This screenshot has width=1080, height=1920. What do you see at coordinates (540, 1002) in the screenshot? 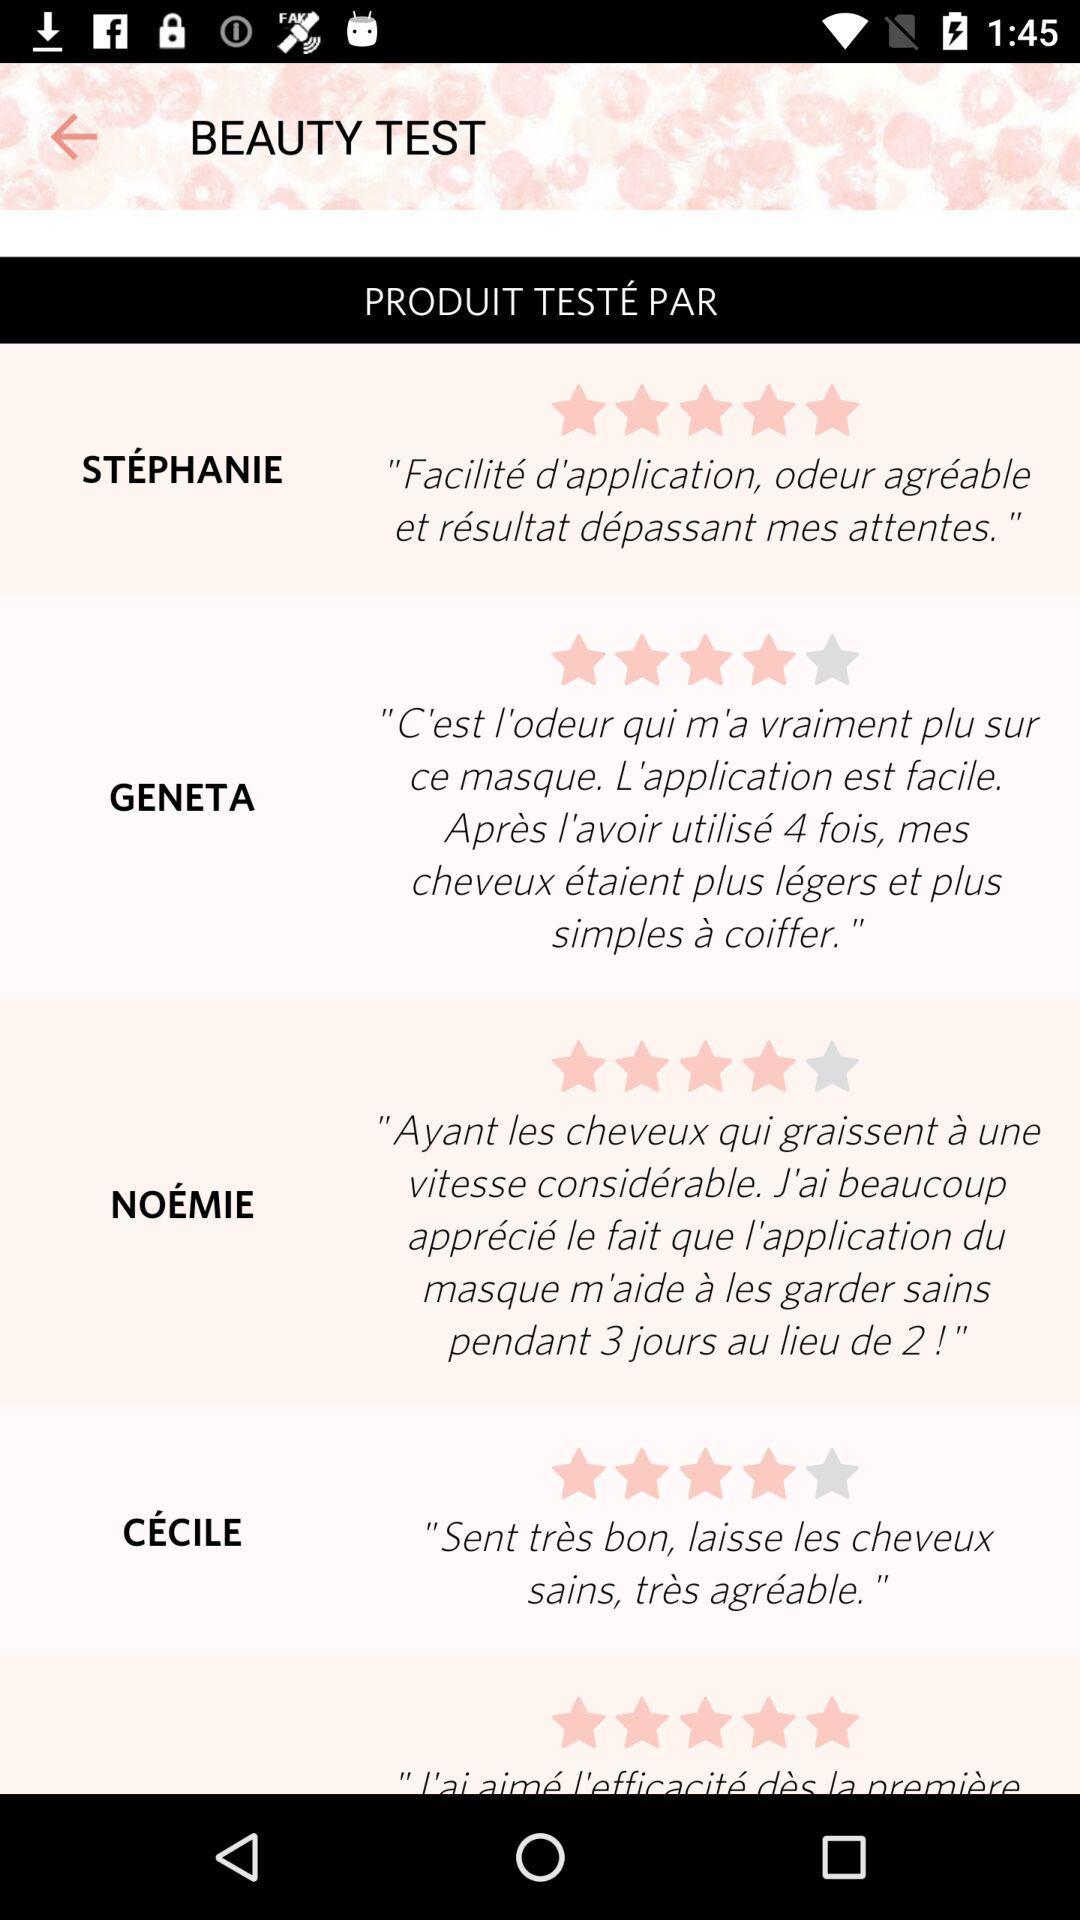
I see `description` at bounding box center [540, 1002].